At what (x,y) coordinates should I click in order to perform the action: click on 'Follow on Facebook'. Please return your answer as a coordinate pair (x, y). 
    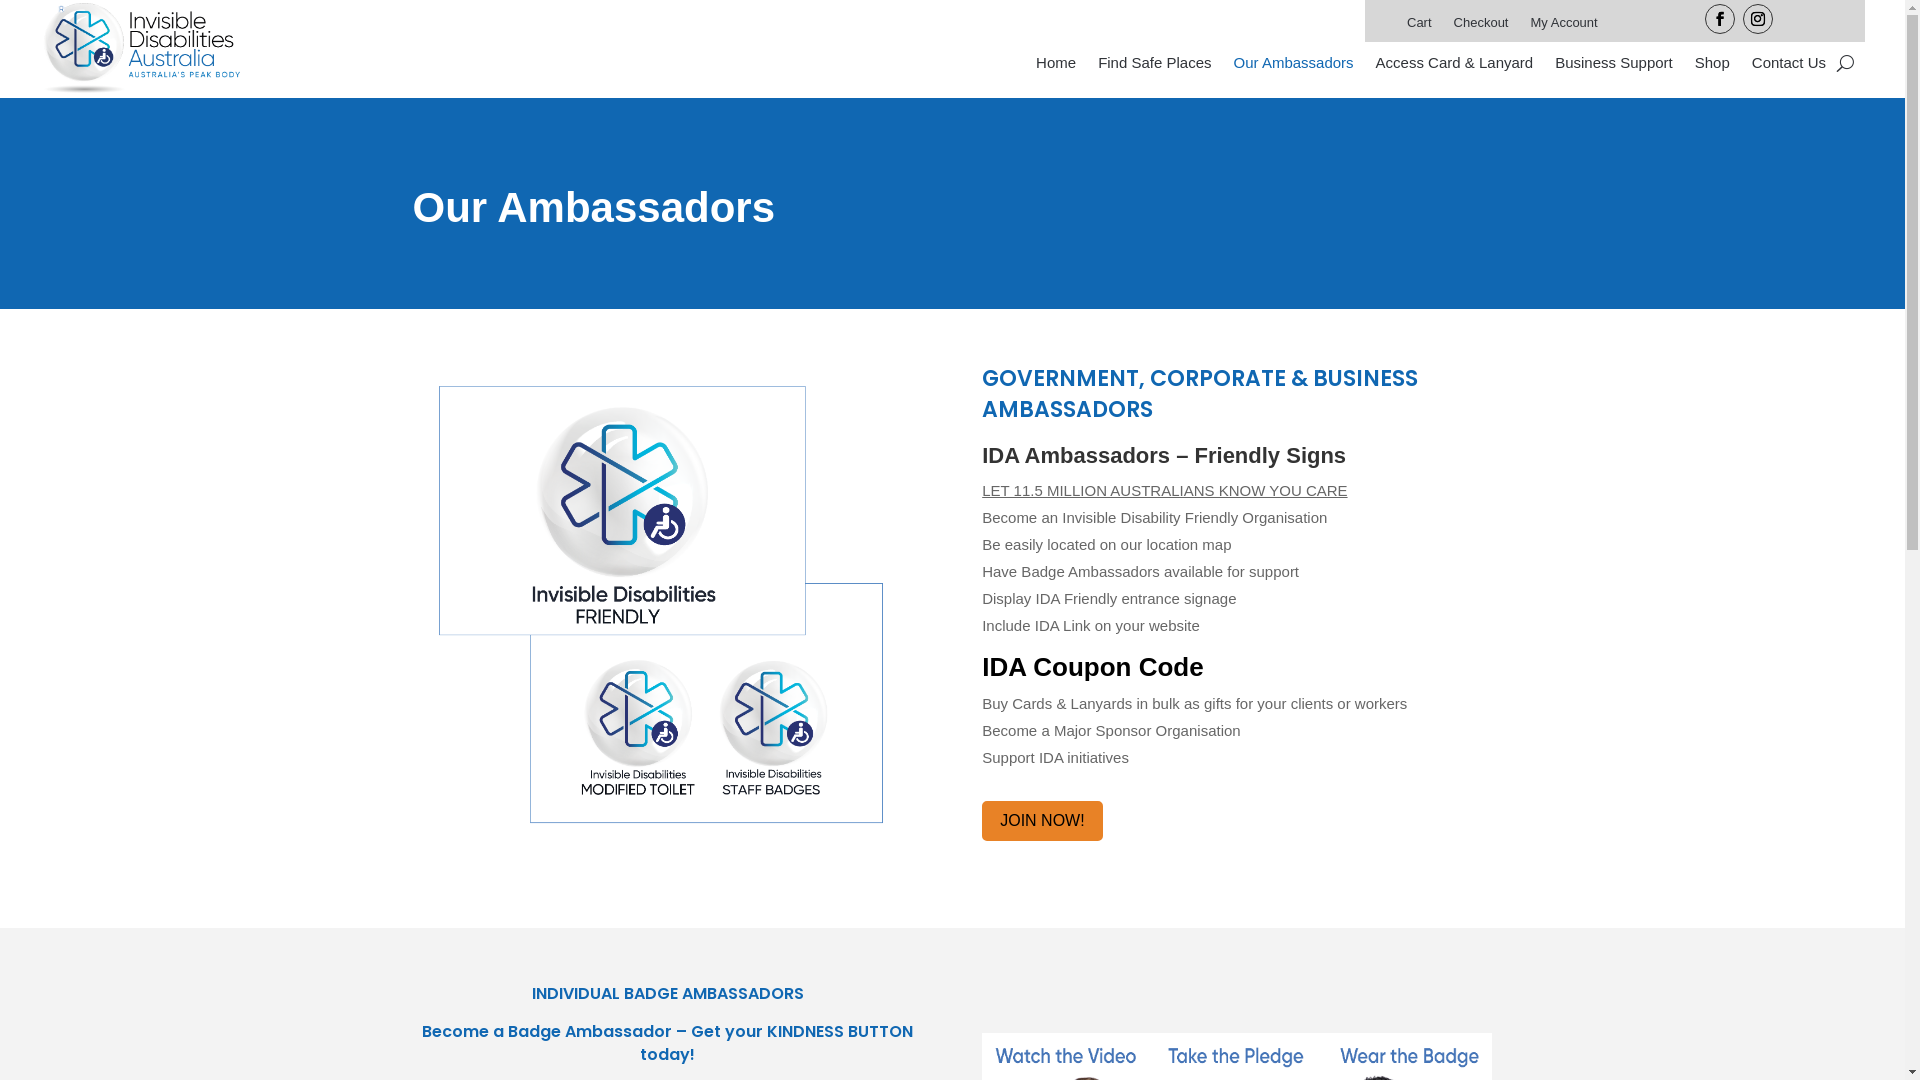
    Looking at the image, I should click on (1718, 19).